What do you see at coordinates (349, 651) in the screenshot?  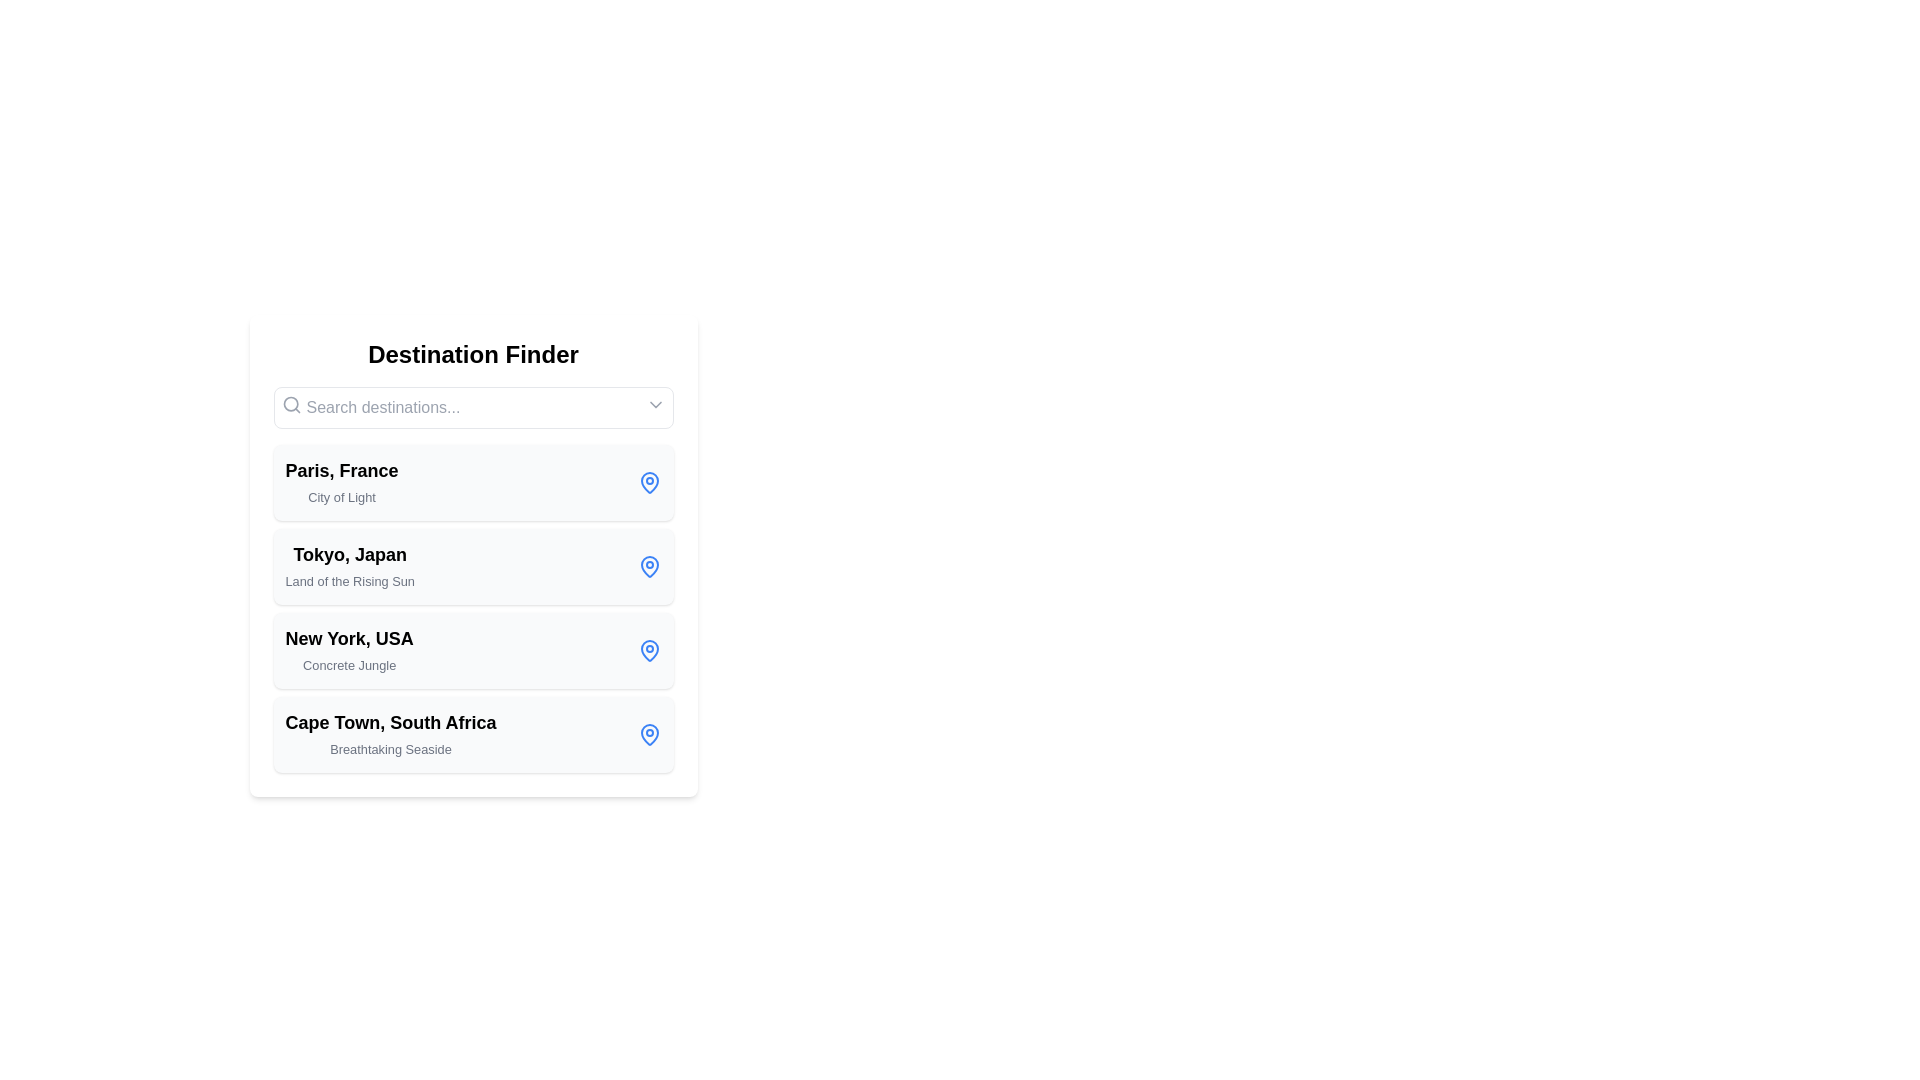 I see `the third text entry in the destination finder interface, which contains the title and subtitle for a location, positioned between 'Tokyo, Japan' and 'Cape Town, South Africa'` at bounding box center [349, 651].